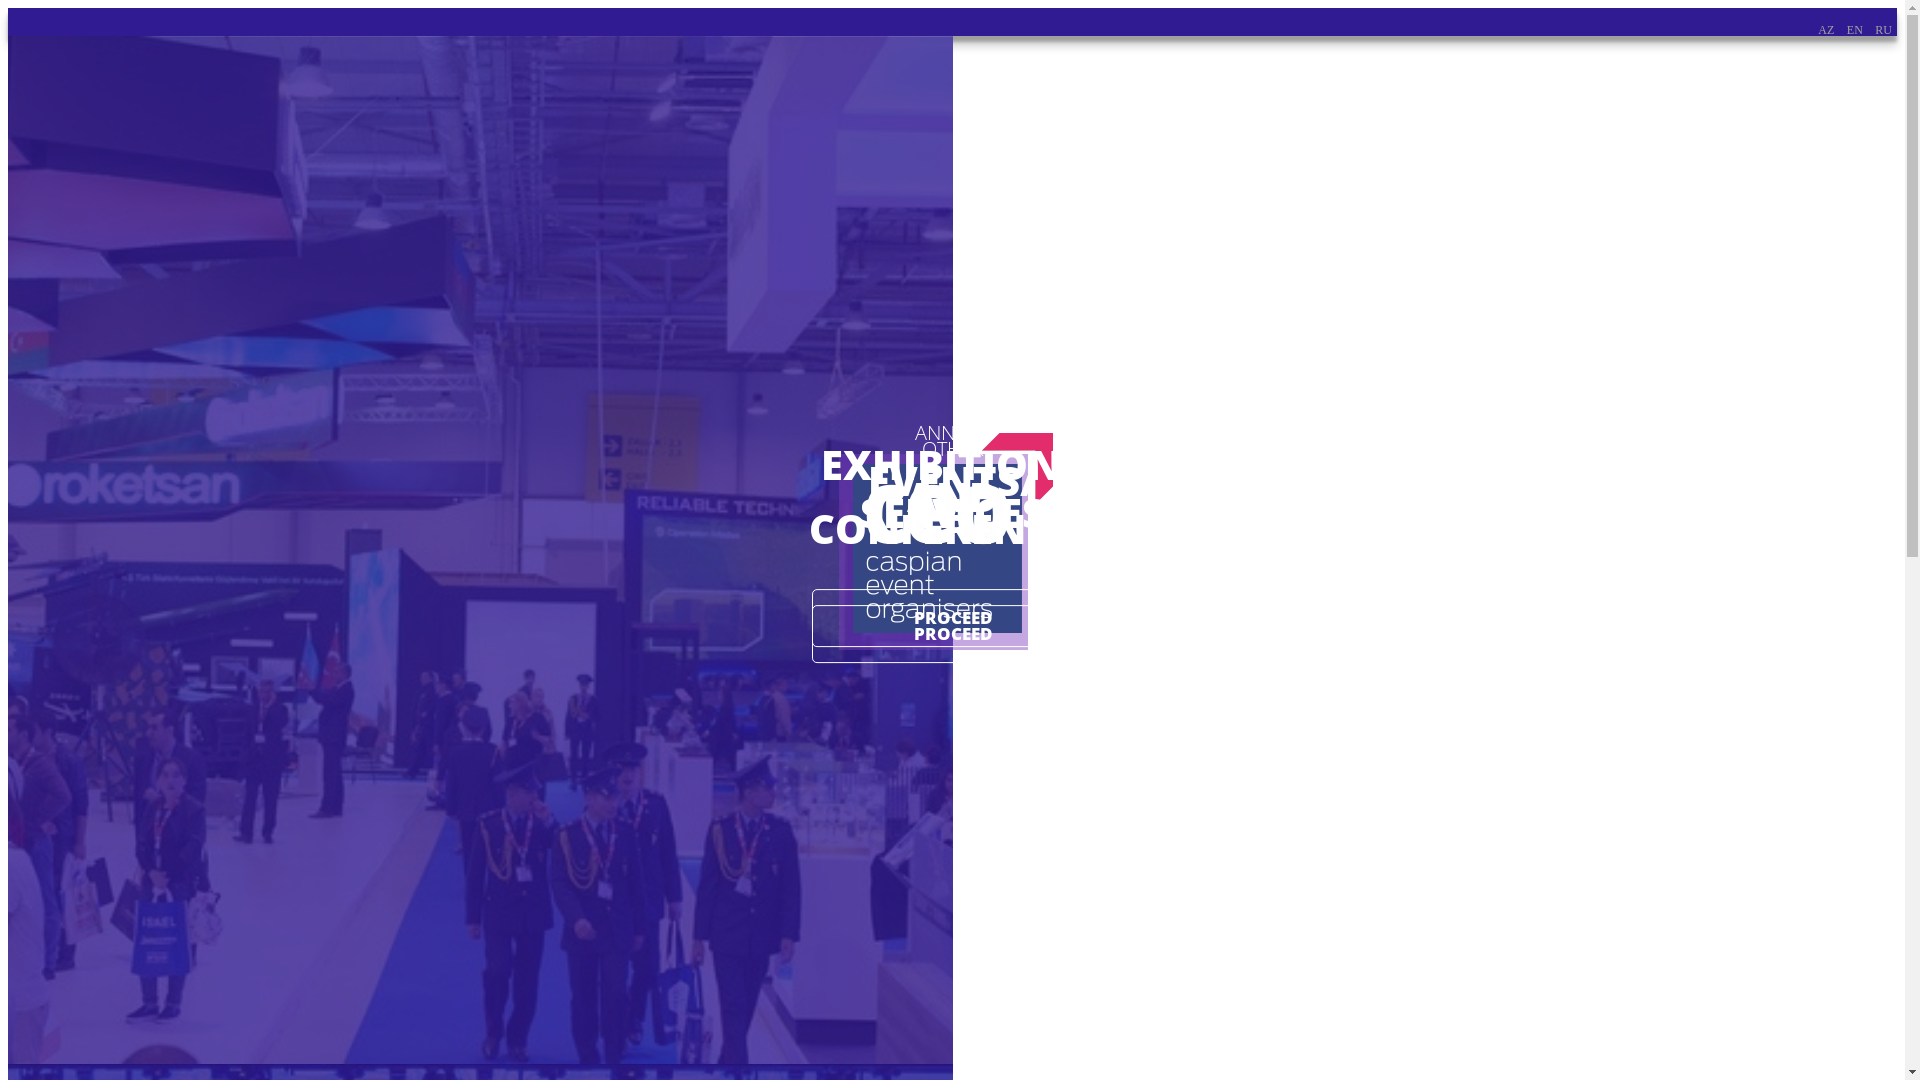  What do you see at coordinates (1882, 30) in the screenshot?
I see `'RU'` at bounding box center [1882, 30].